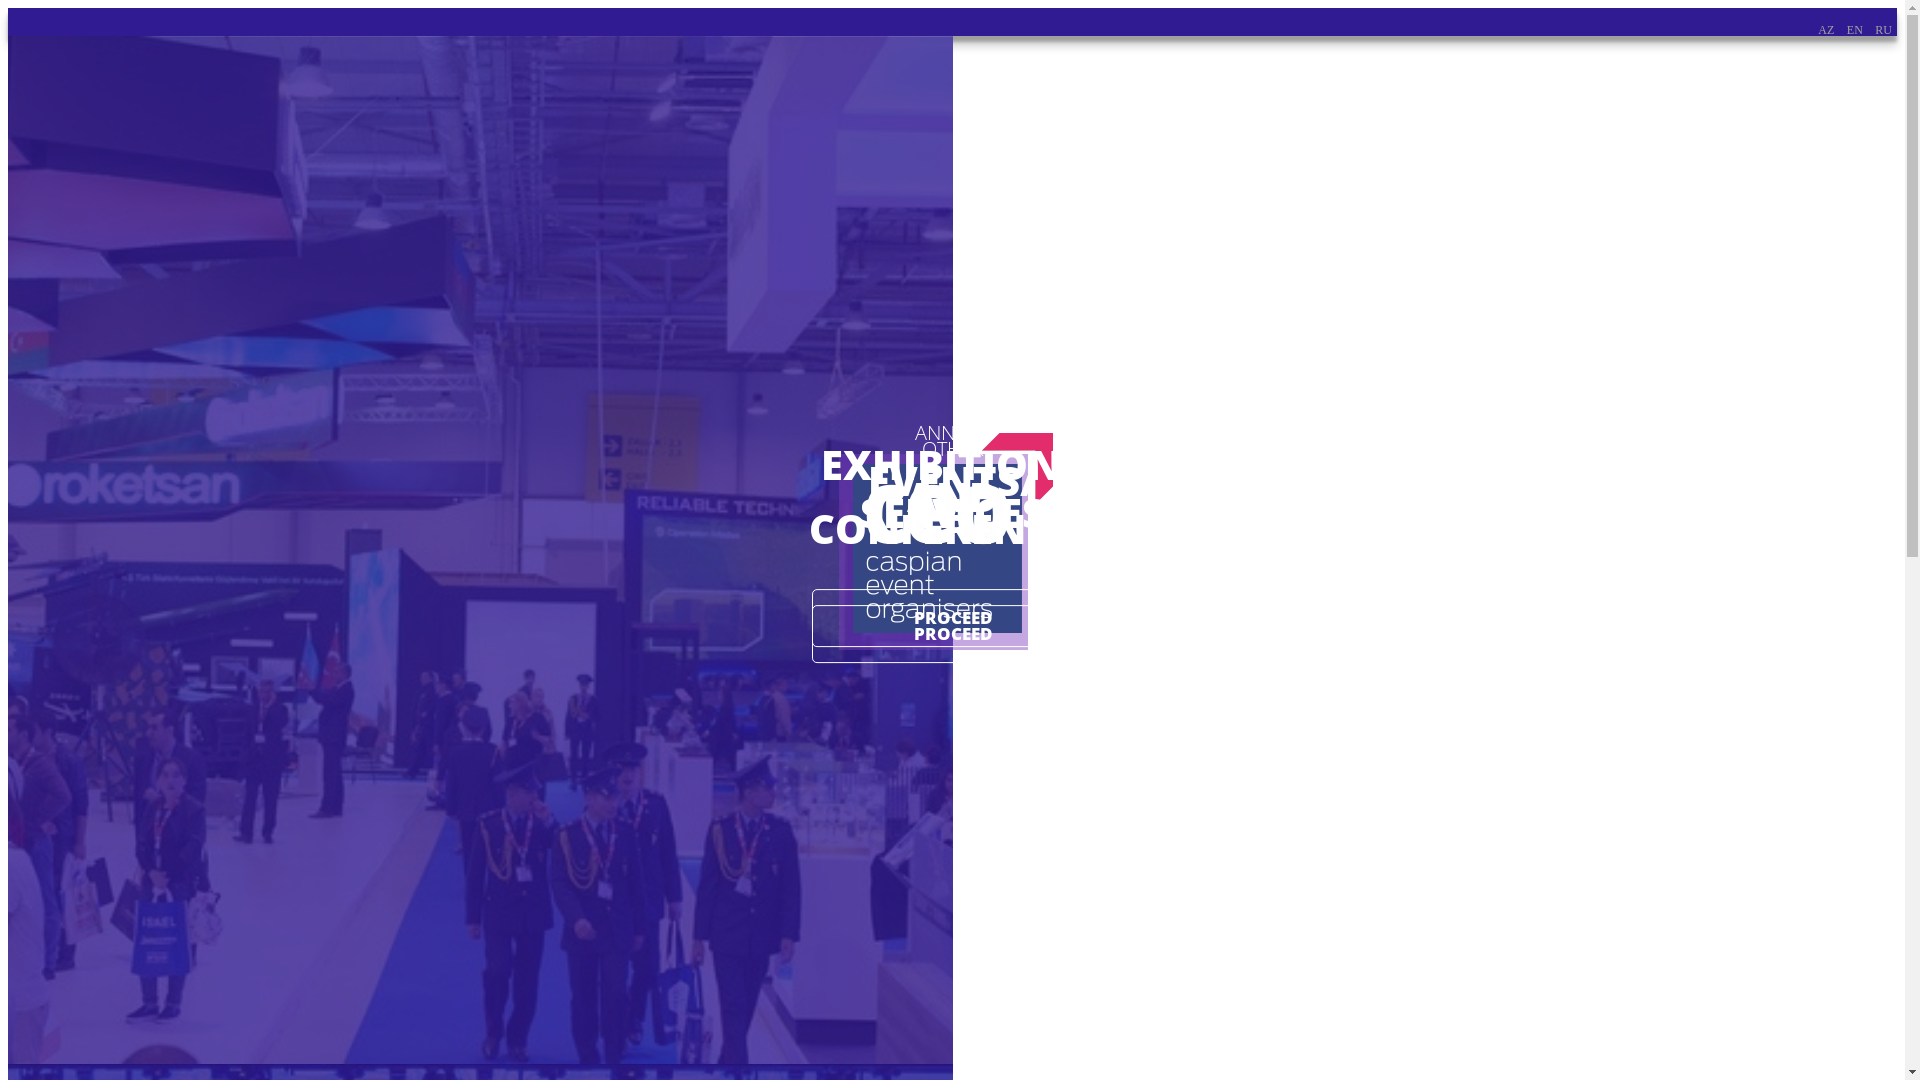  What do you see at coordinates (1882, 30) in the screenshot?
I see `'RU'` at bounding box center [1882, 30].